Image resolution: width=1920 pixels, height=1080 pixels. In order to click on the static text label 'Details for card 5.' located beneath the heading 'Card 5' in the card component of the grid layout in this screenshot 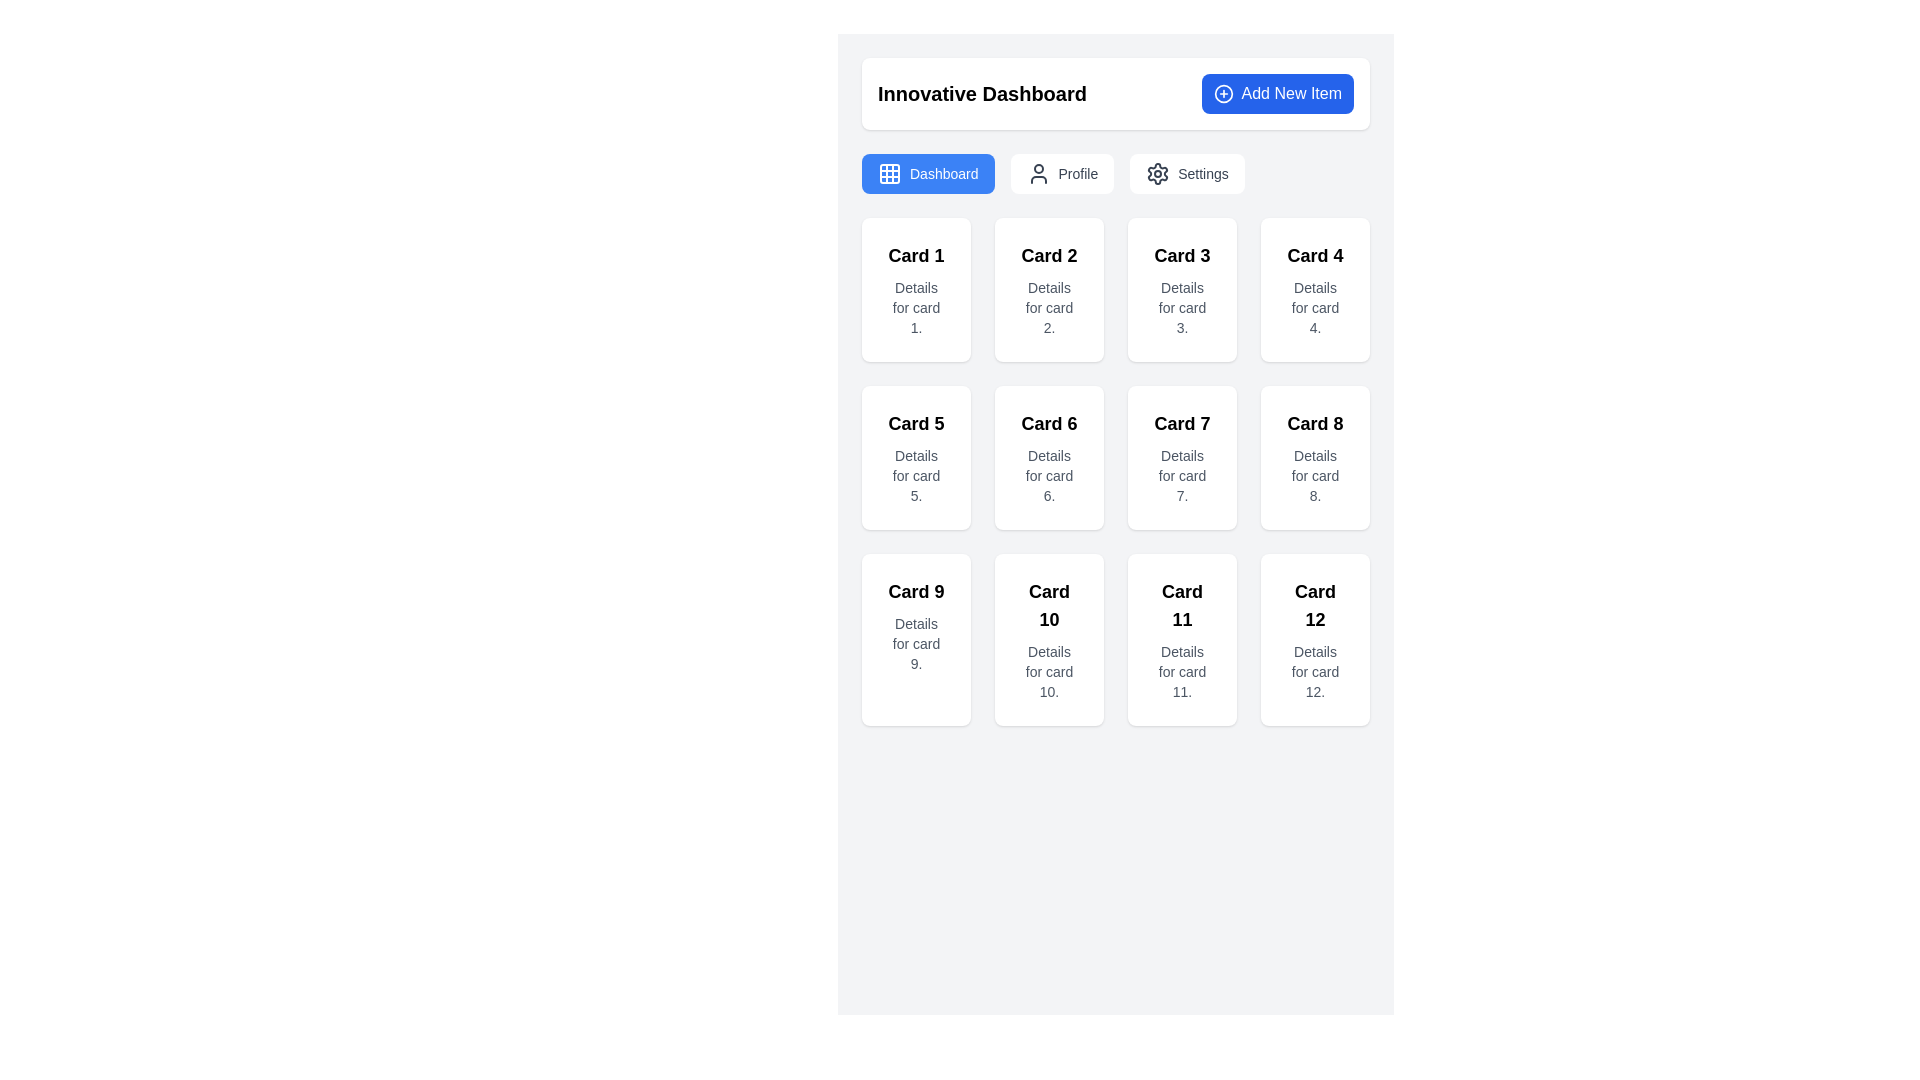, I will do `click(915, 475)`.